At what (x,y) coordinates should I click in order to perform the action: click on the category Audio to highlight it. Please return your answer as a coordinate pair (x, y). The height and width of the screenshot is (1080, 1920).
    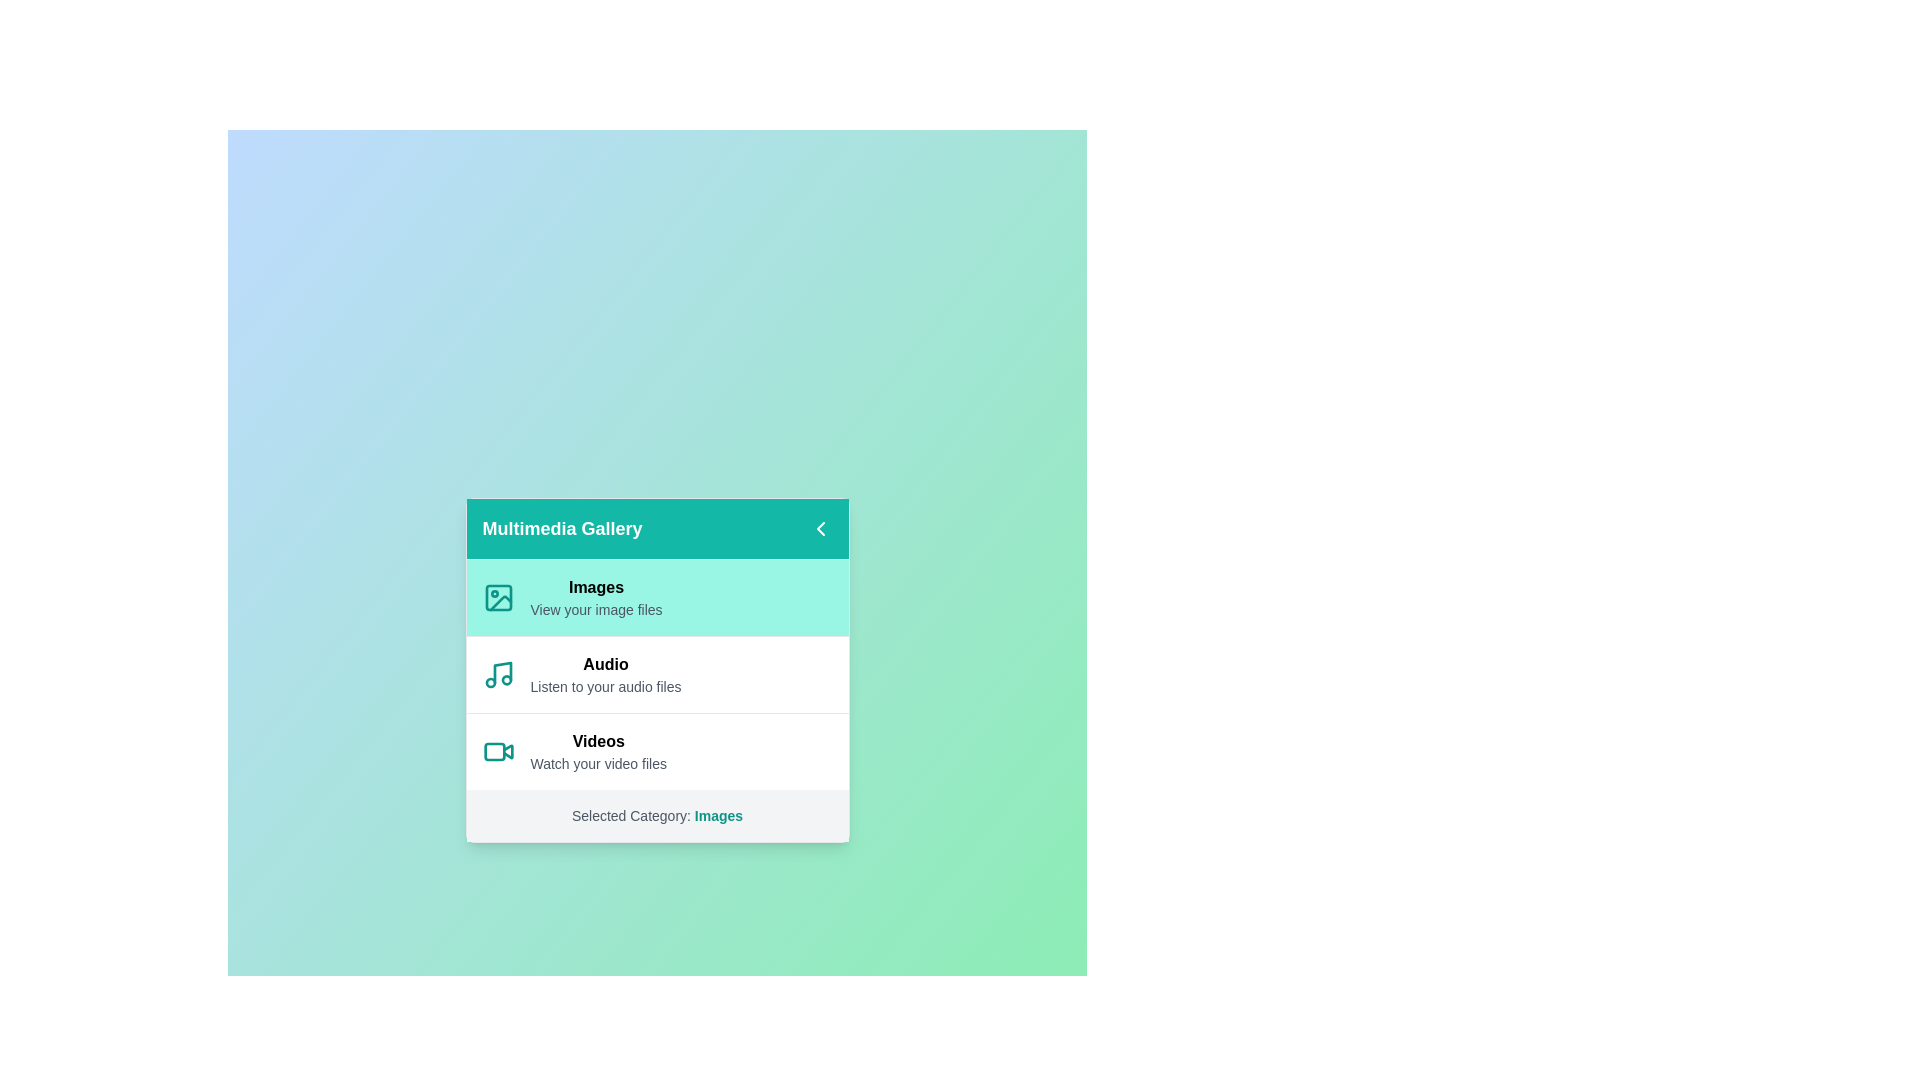
    Looking at the image, I should click on (657, 674).